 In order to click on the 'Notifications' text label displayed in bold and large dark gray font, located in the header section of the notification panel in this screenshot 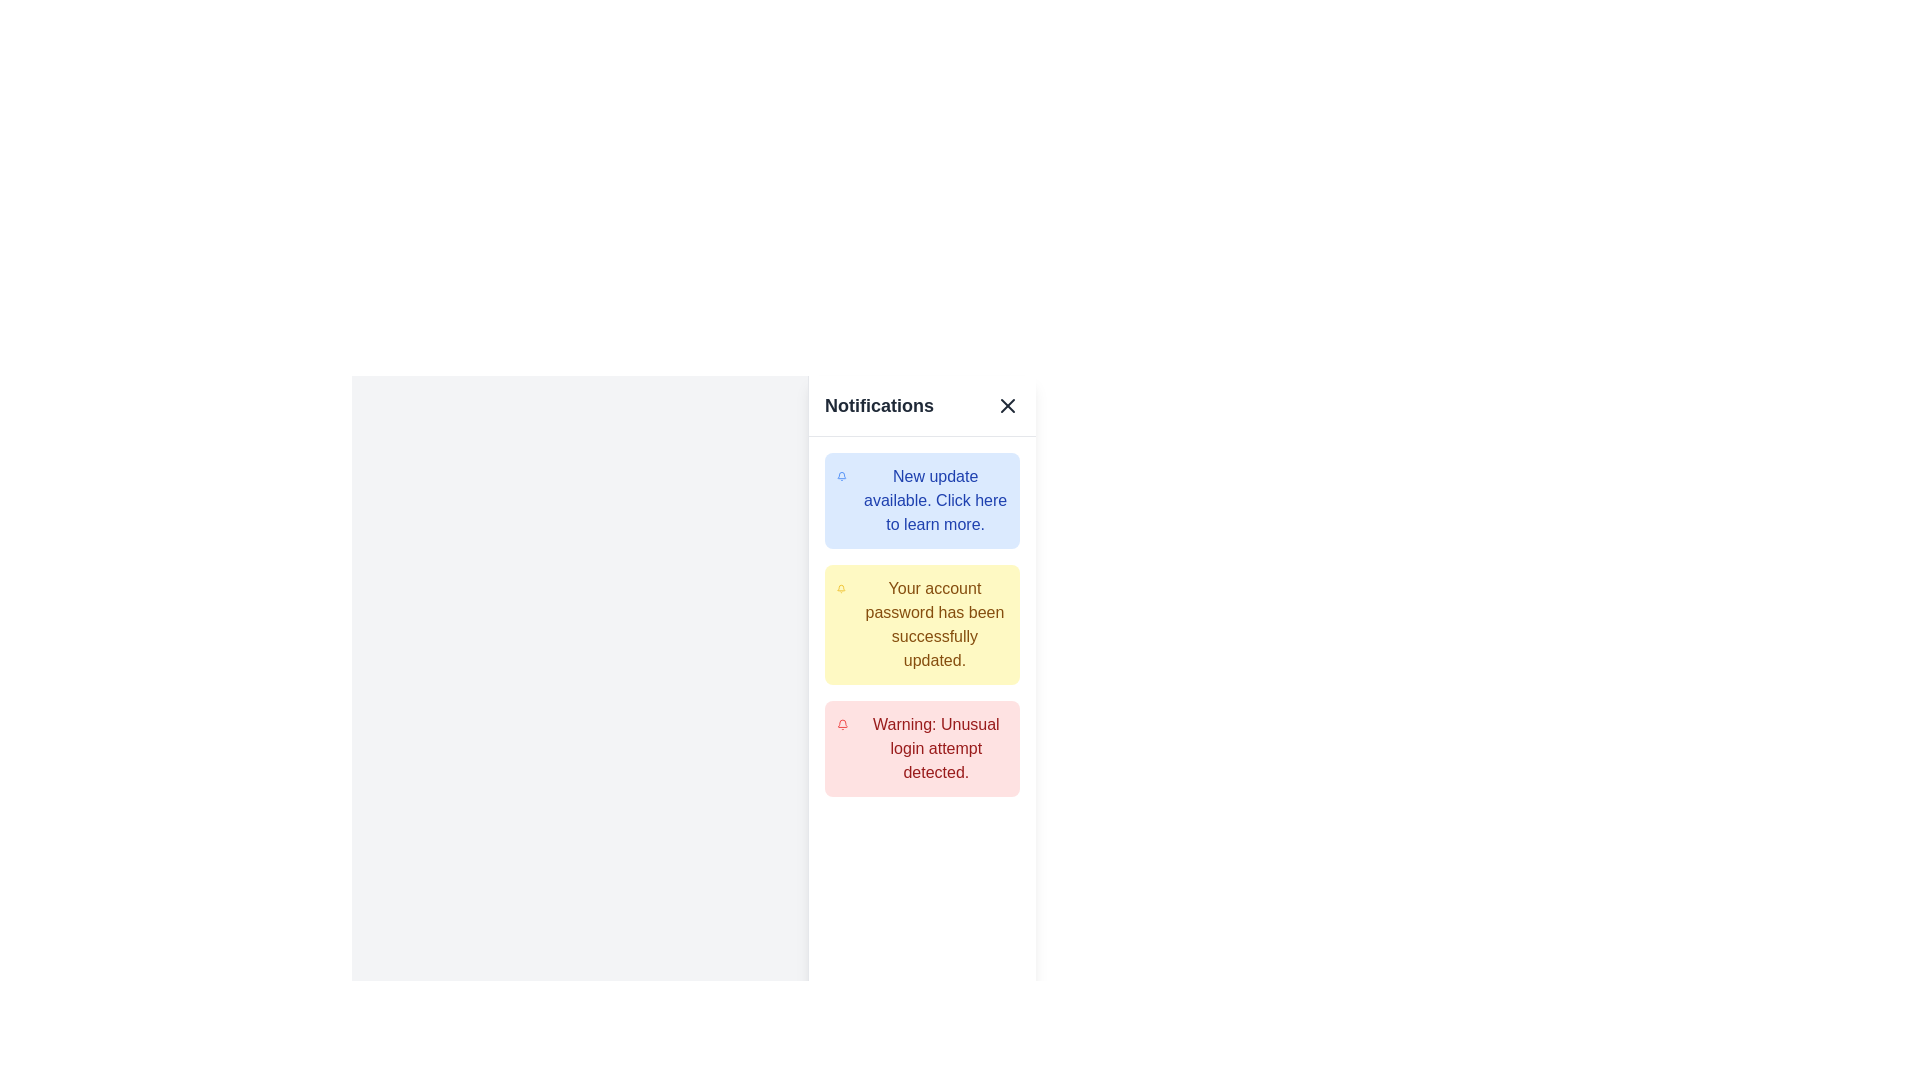, I will do `click(879, 405)`.